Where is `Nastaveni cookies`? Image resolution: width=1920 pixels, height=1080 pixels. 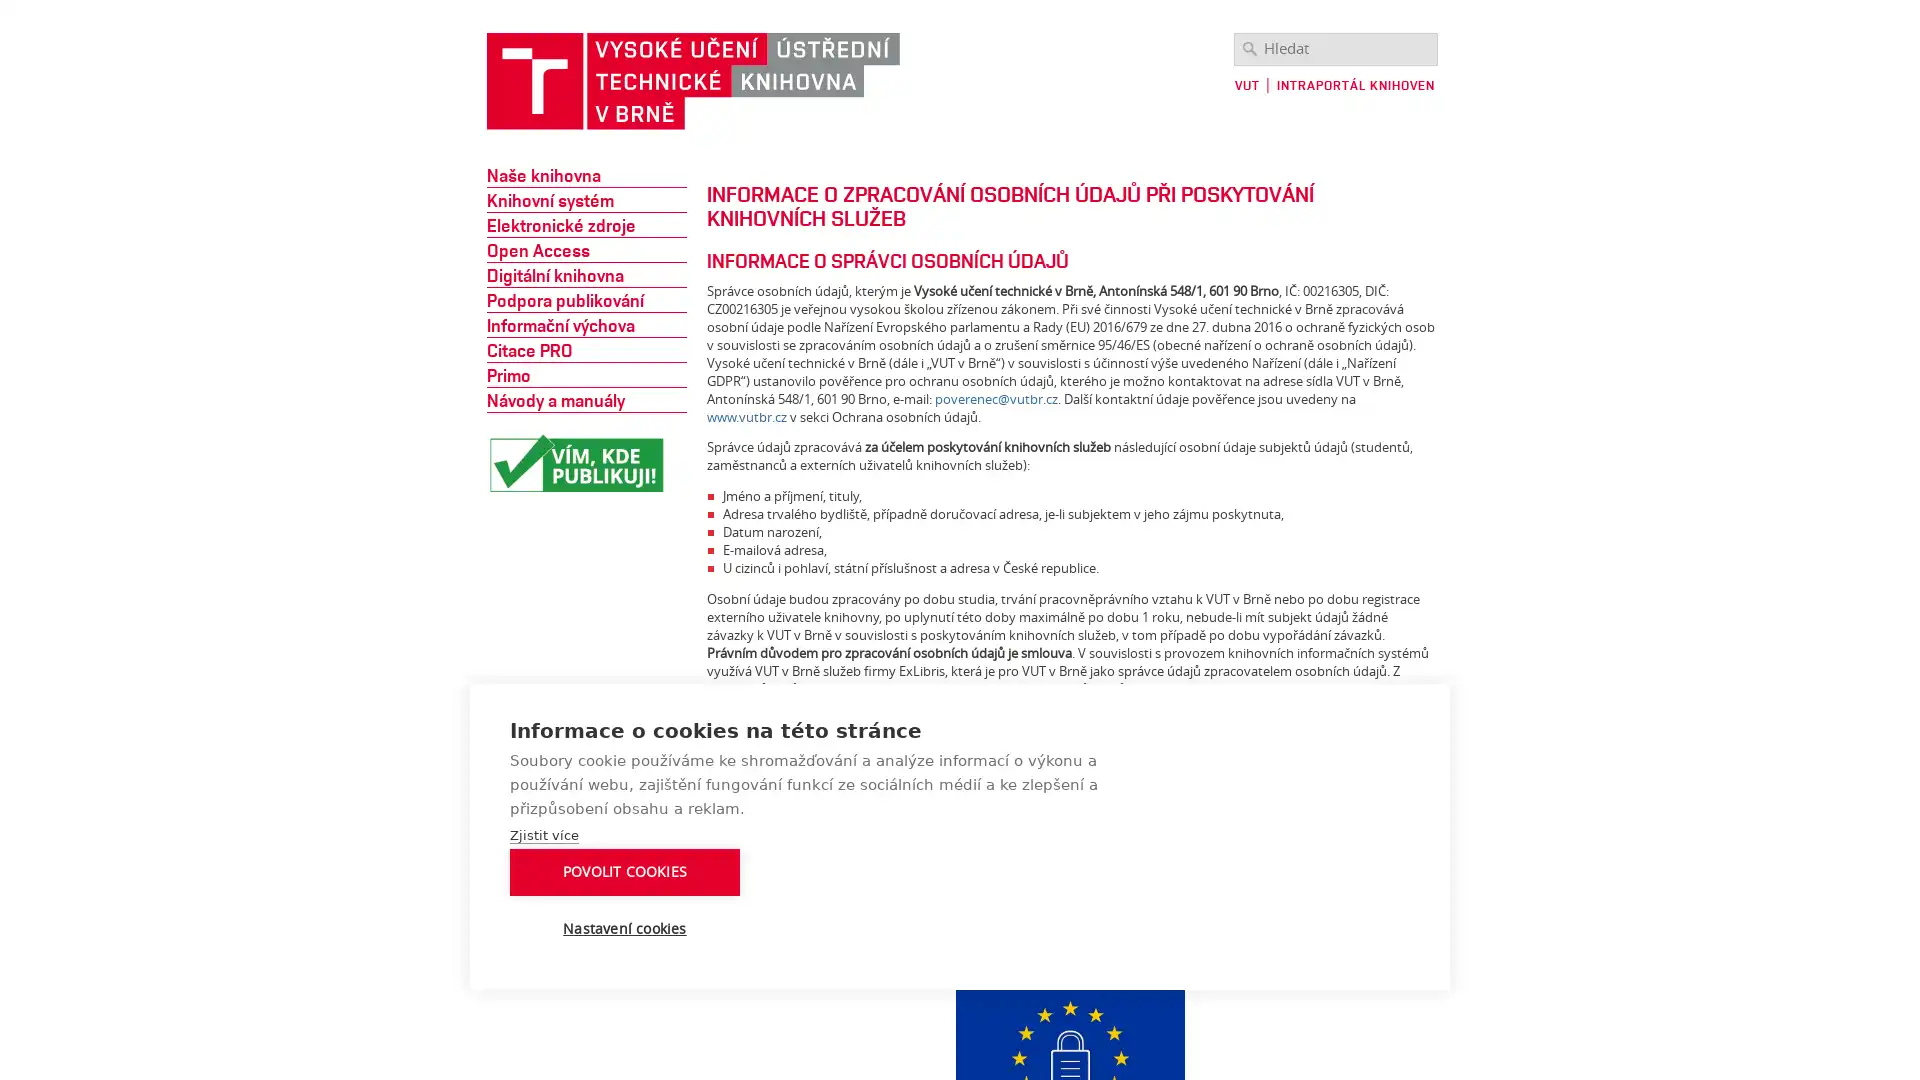
Nastaveni cookies is located at coordinates (1291, 905).